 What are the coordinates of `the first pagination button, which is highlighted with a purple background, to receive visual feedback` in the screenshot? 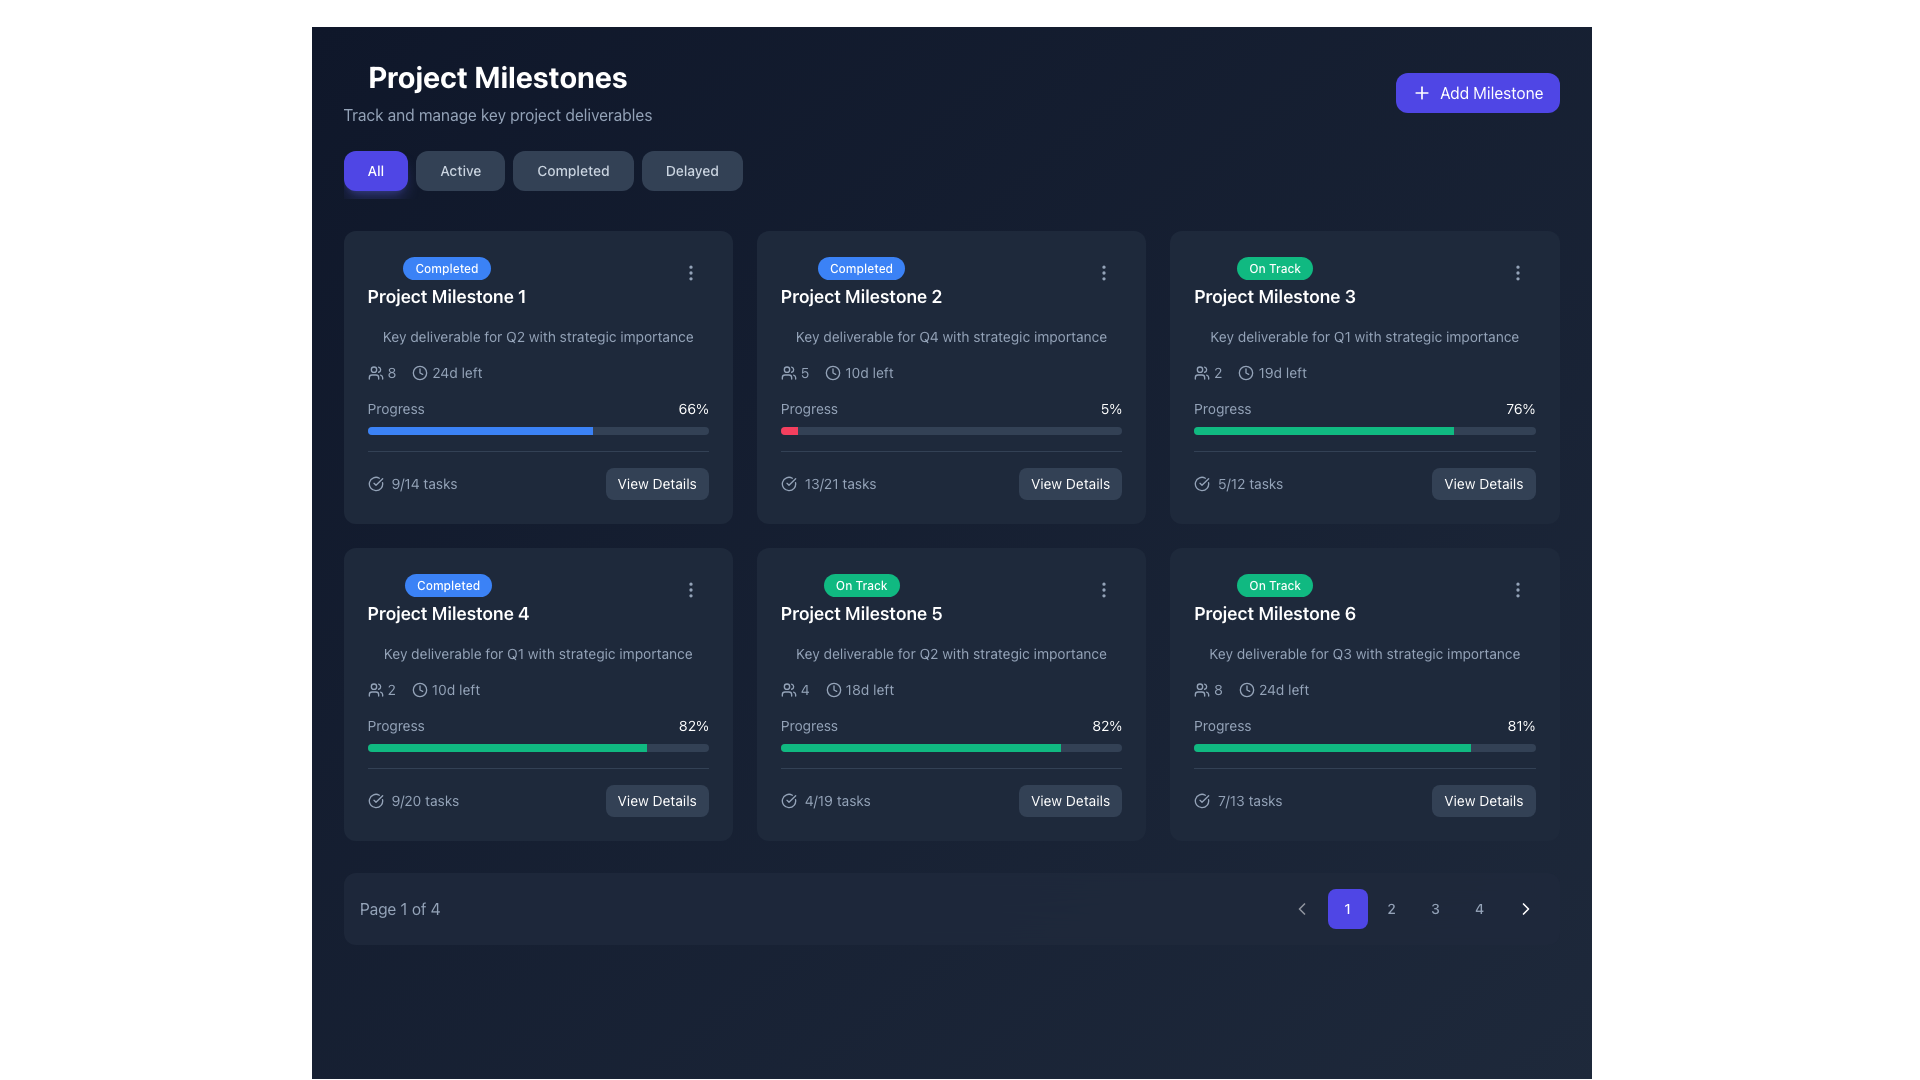 It's located at (1412, 909).